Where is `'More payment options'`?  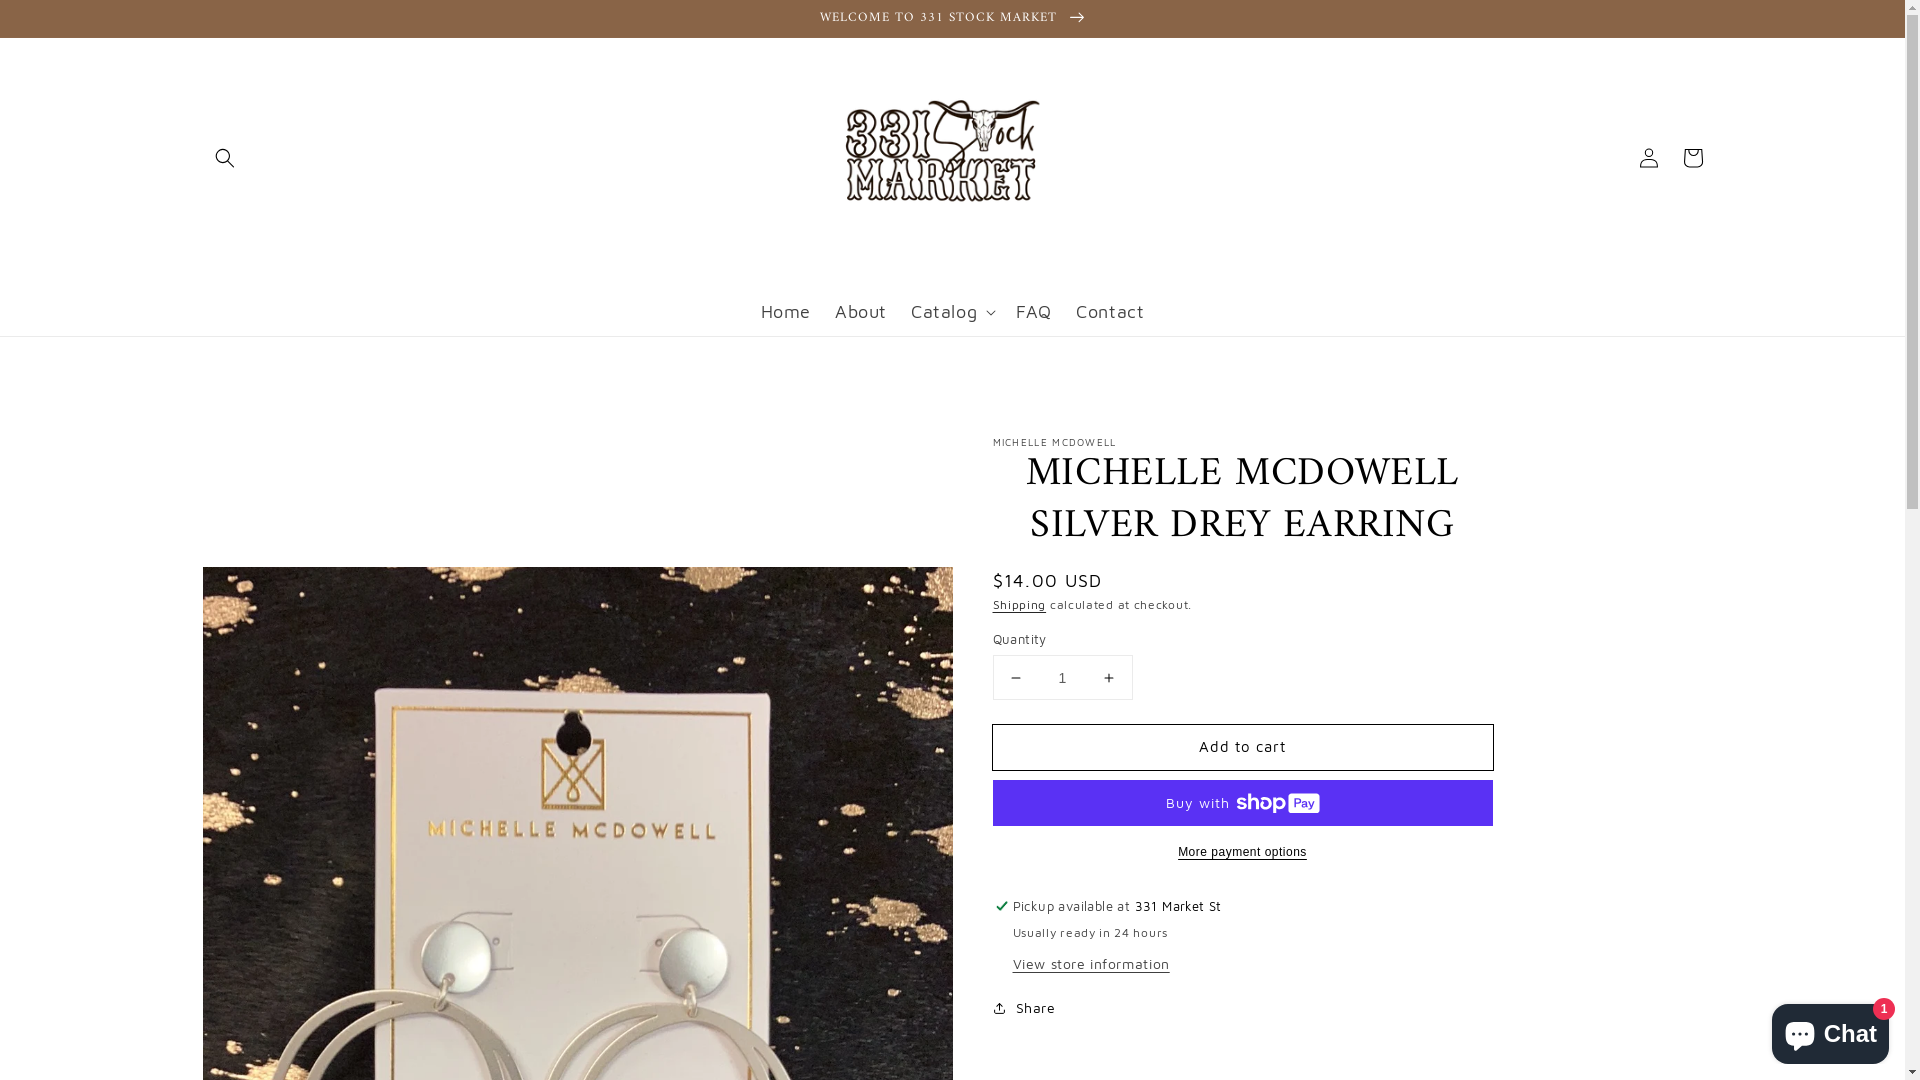
'More payment options' is located at coordinates (1241, 852).